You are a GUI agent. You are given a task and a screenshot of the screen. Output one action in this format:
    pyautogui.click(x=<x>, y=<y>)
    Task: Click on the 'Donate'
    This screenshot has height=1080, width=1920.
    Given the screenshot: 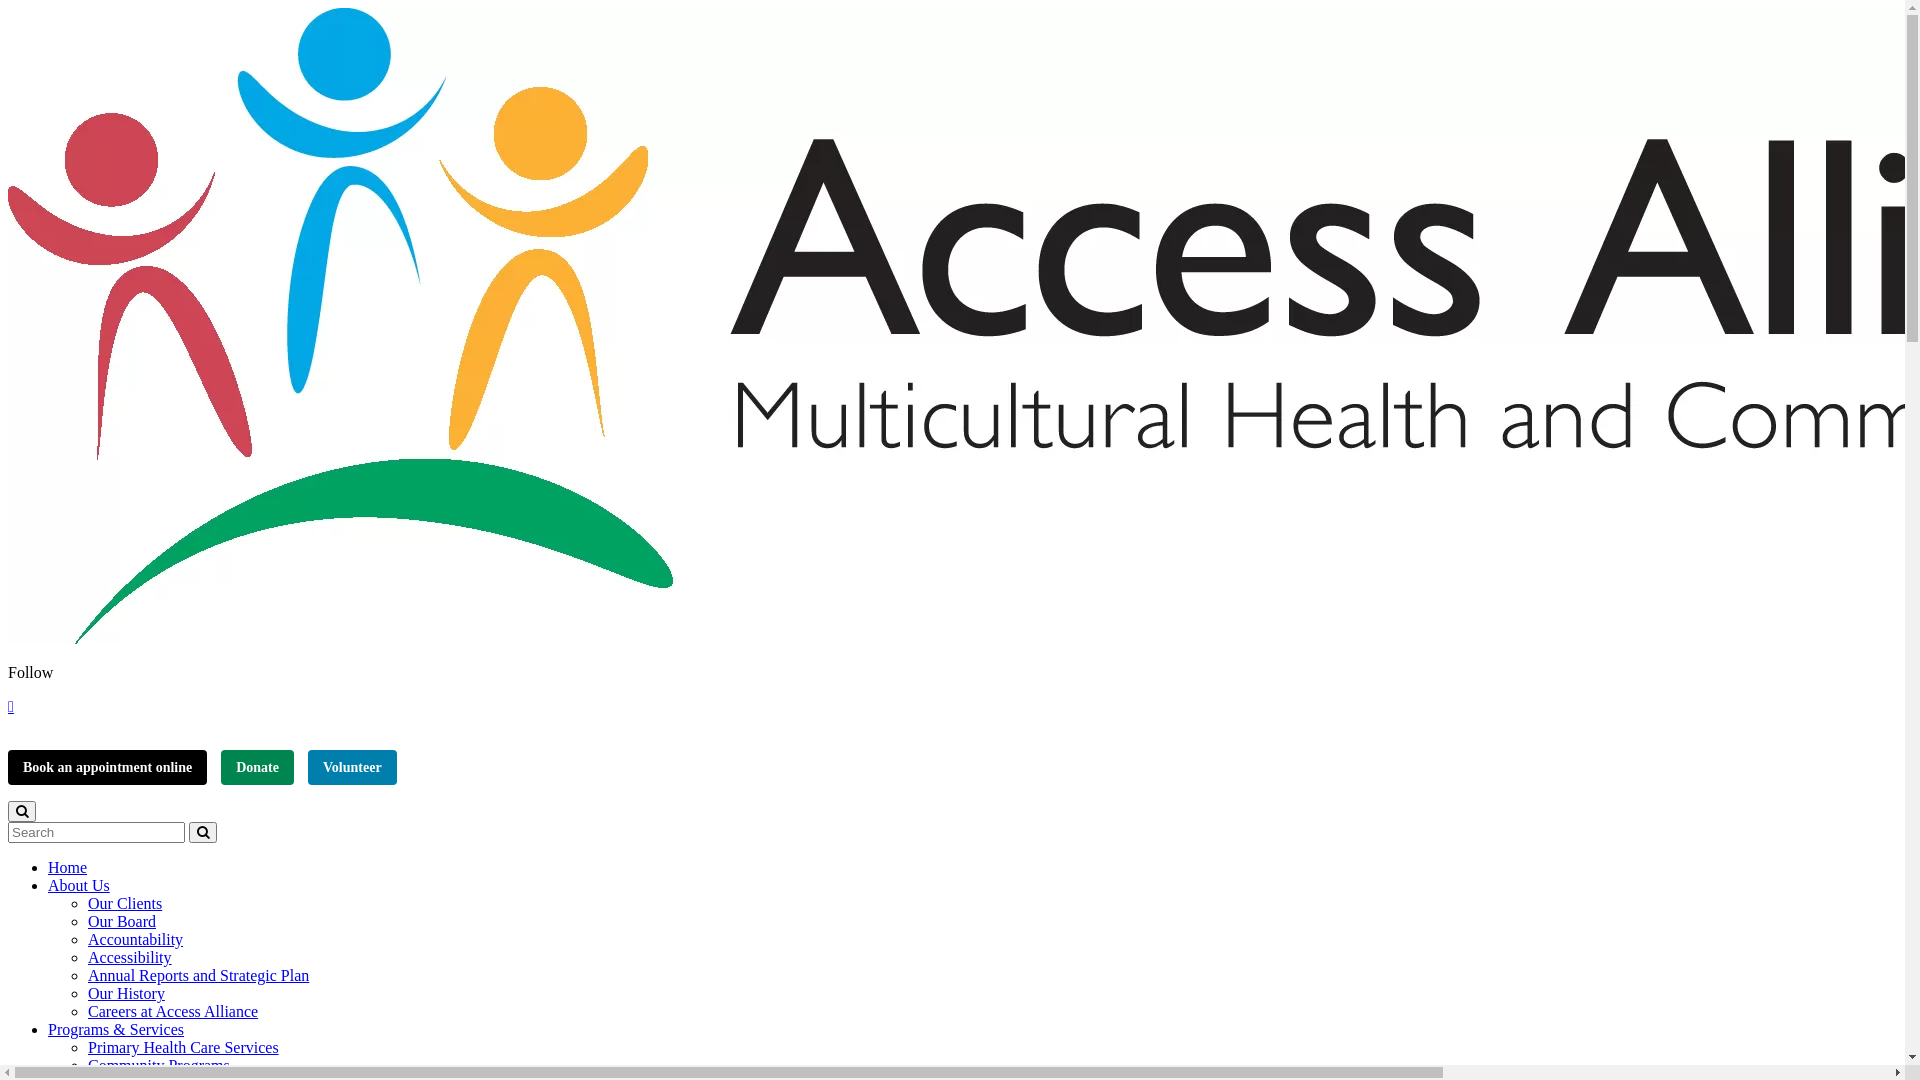 What is the action you would take?
    pyautogui.click(x=256, y=766)
    